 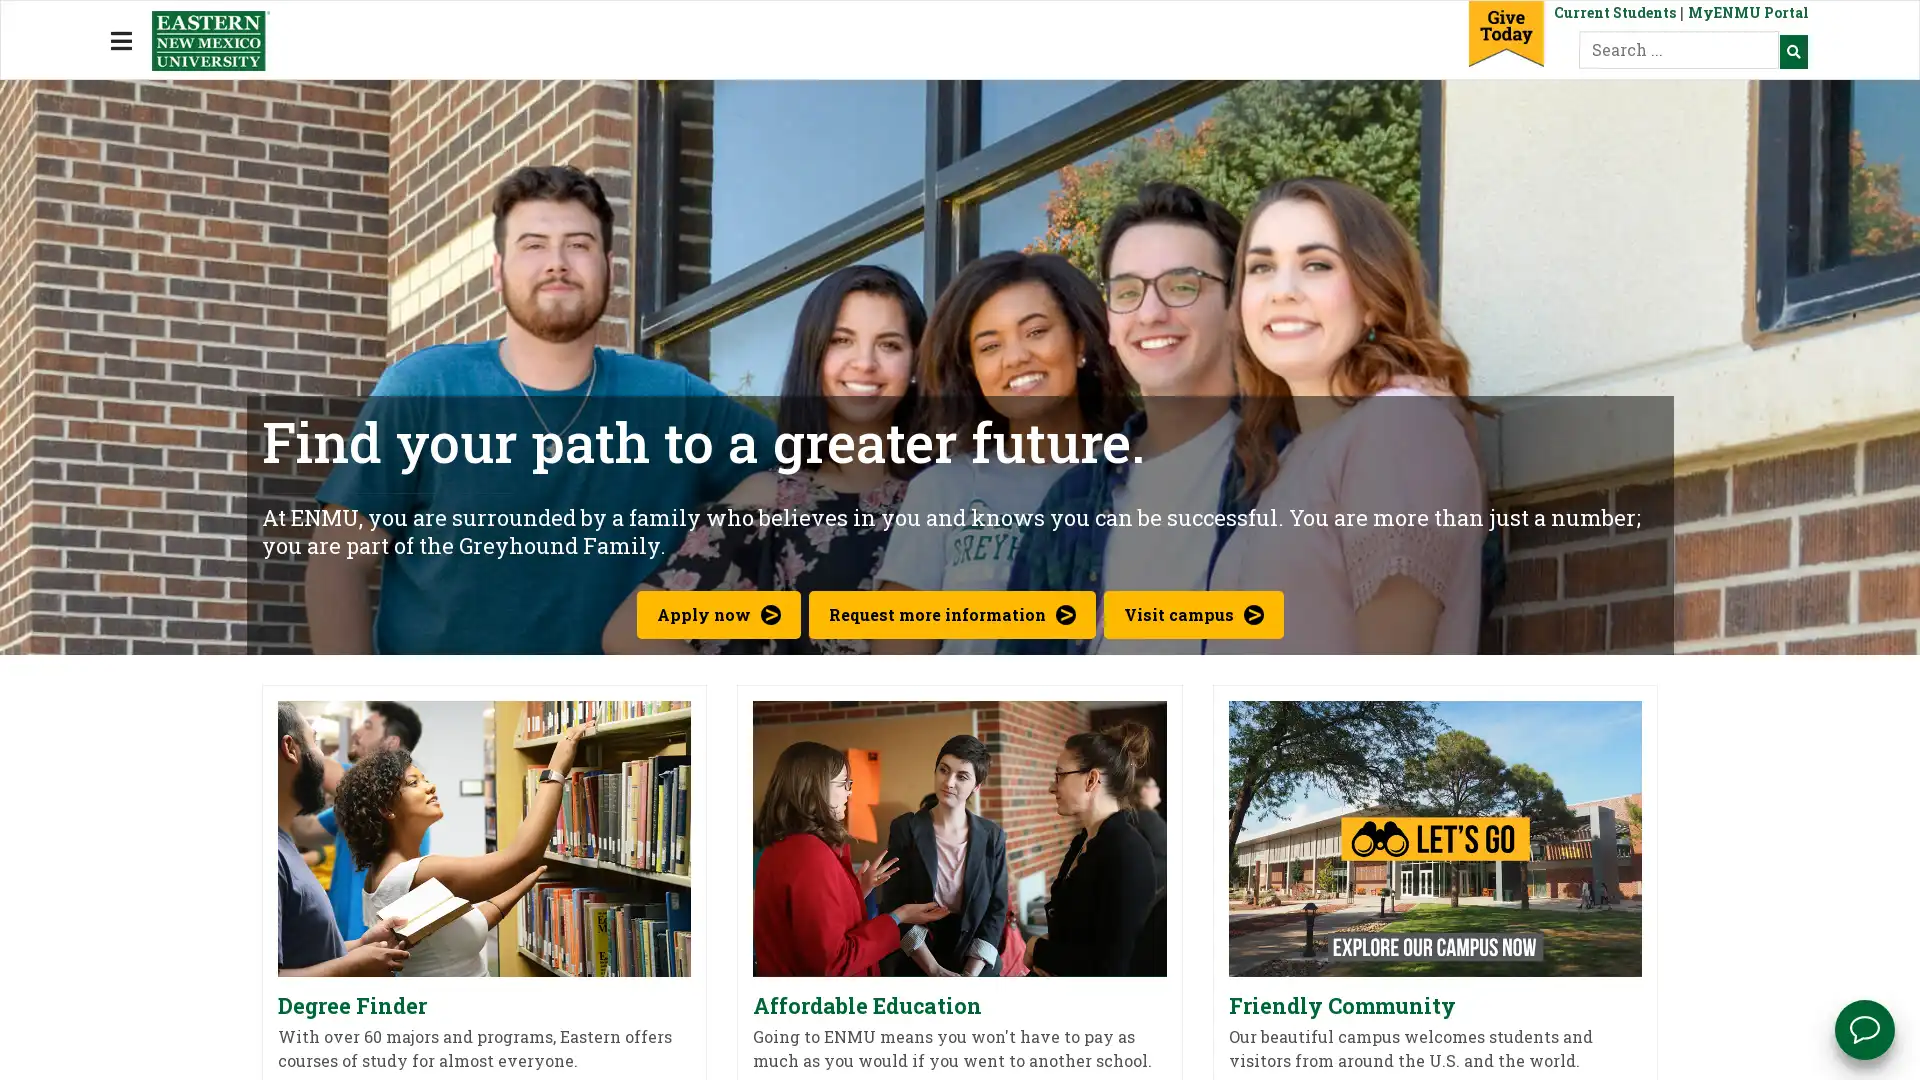 I want to click on Go, so click(x=1793, y=49).